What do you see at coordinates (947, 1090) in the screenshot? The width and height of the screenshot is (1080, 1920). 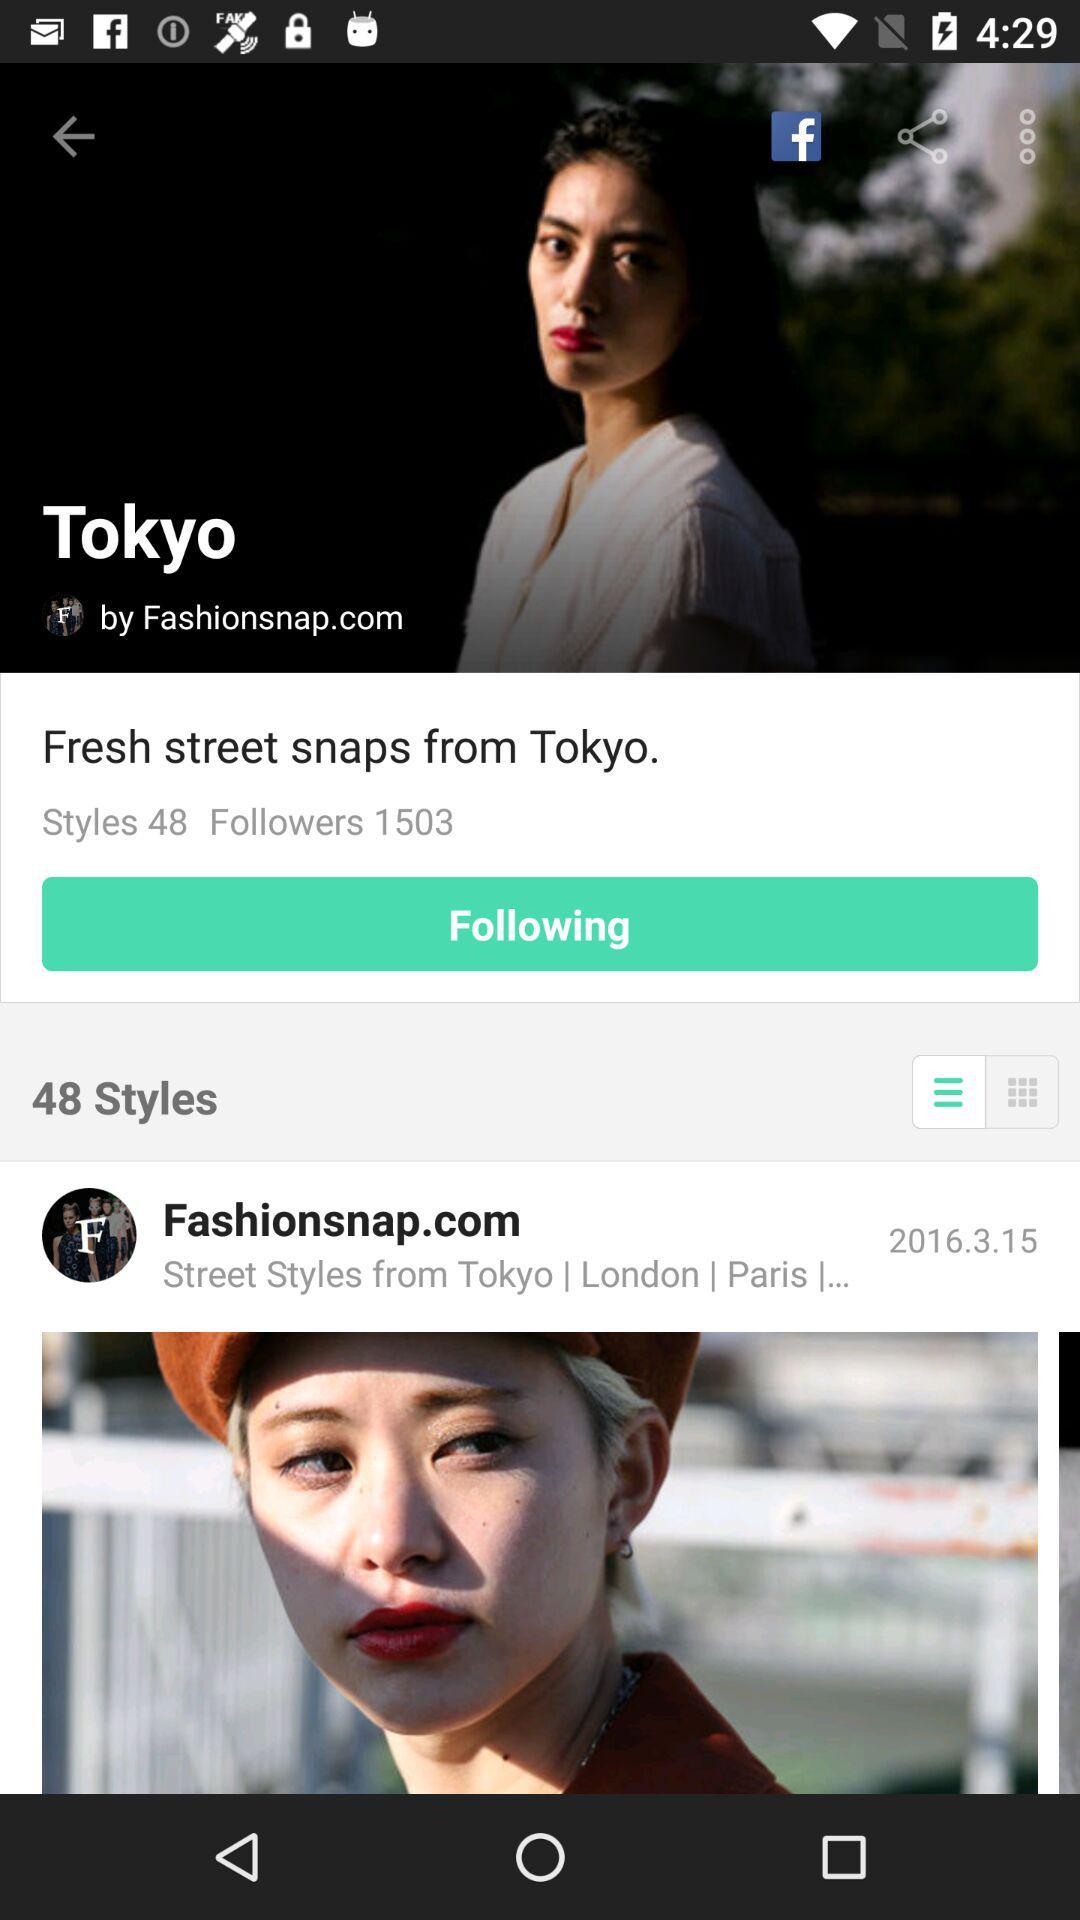 I see `menu appearance` at bounding box center [947, 1090].